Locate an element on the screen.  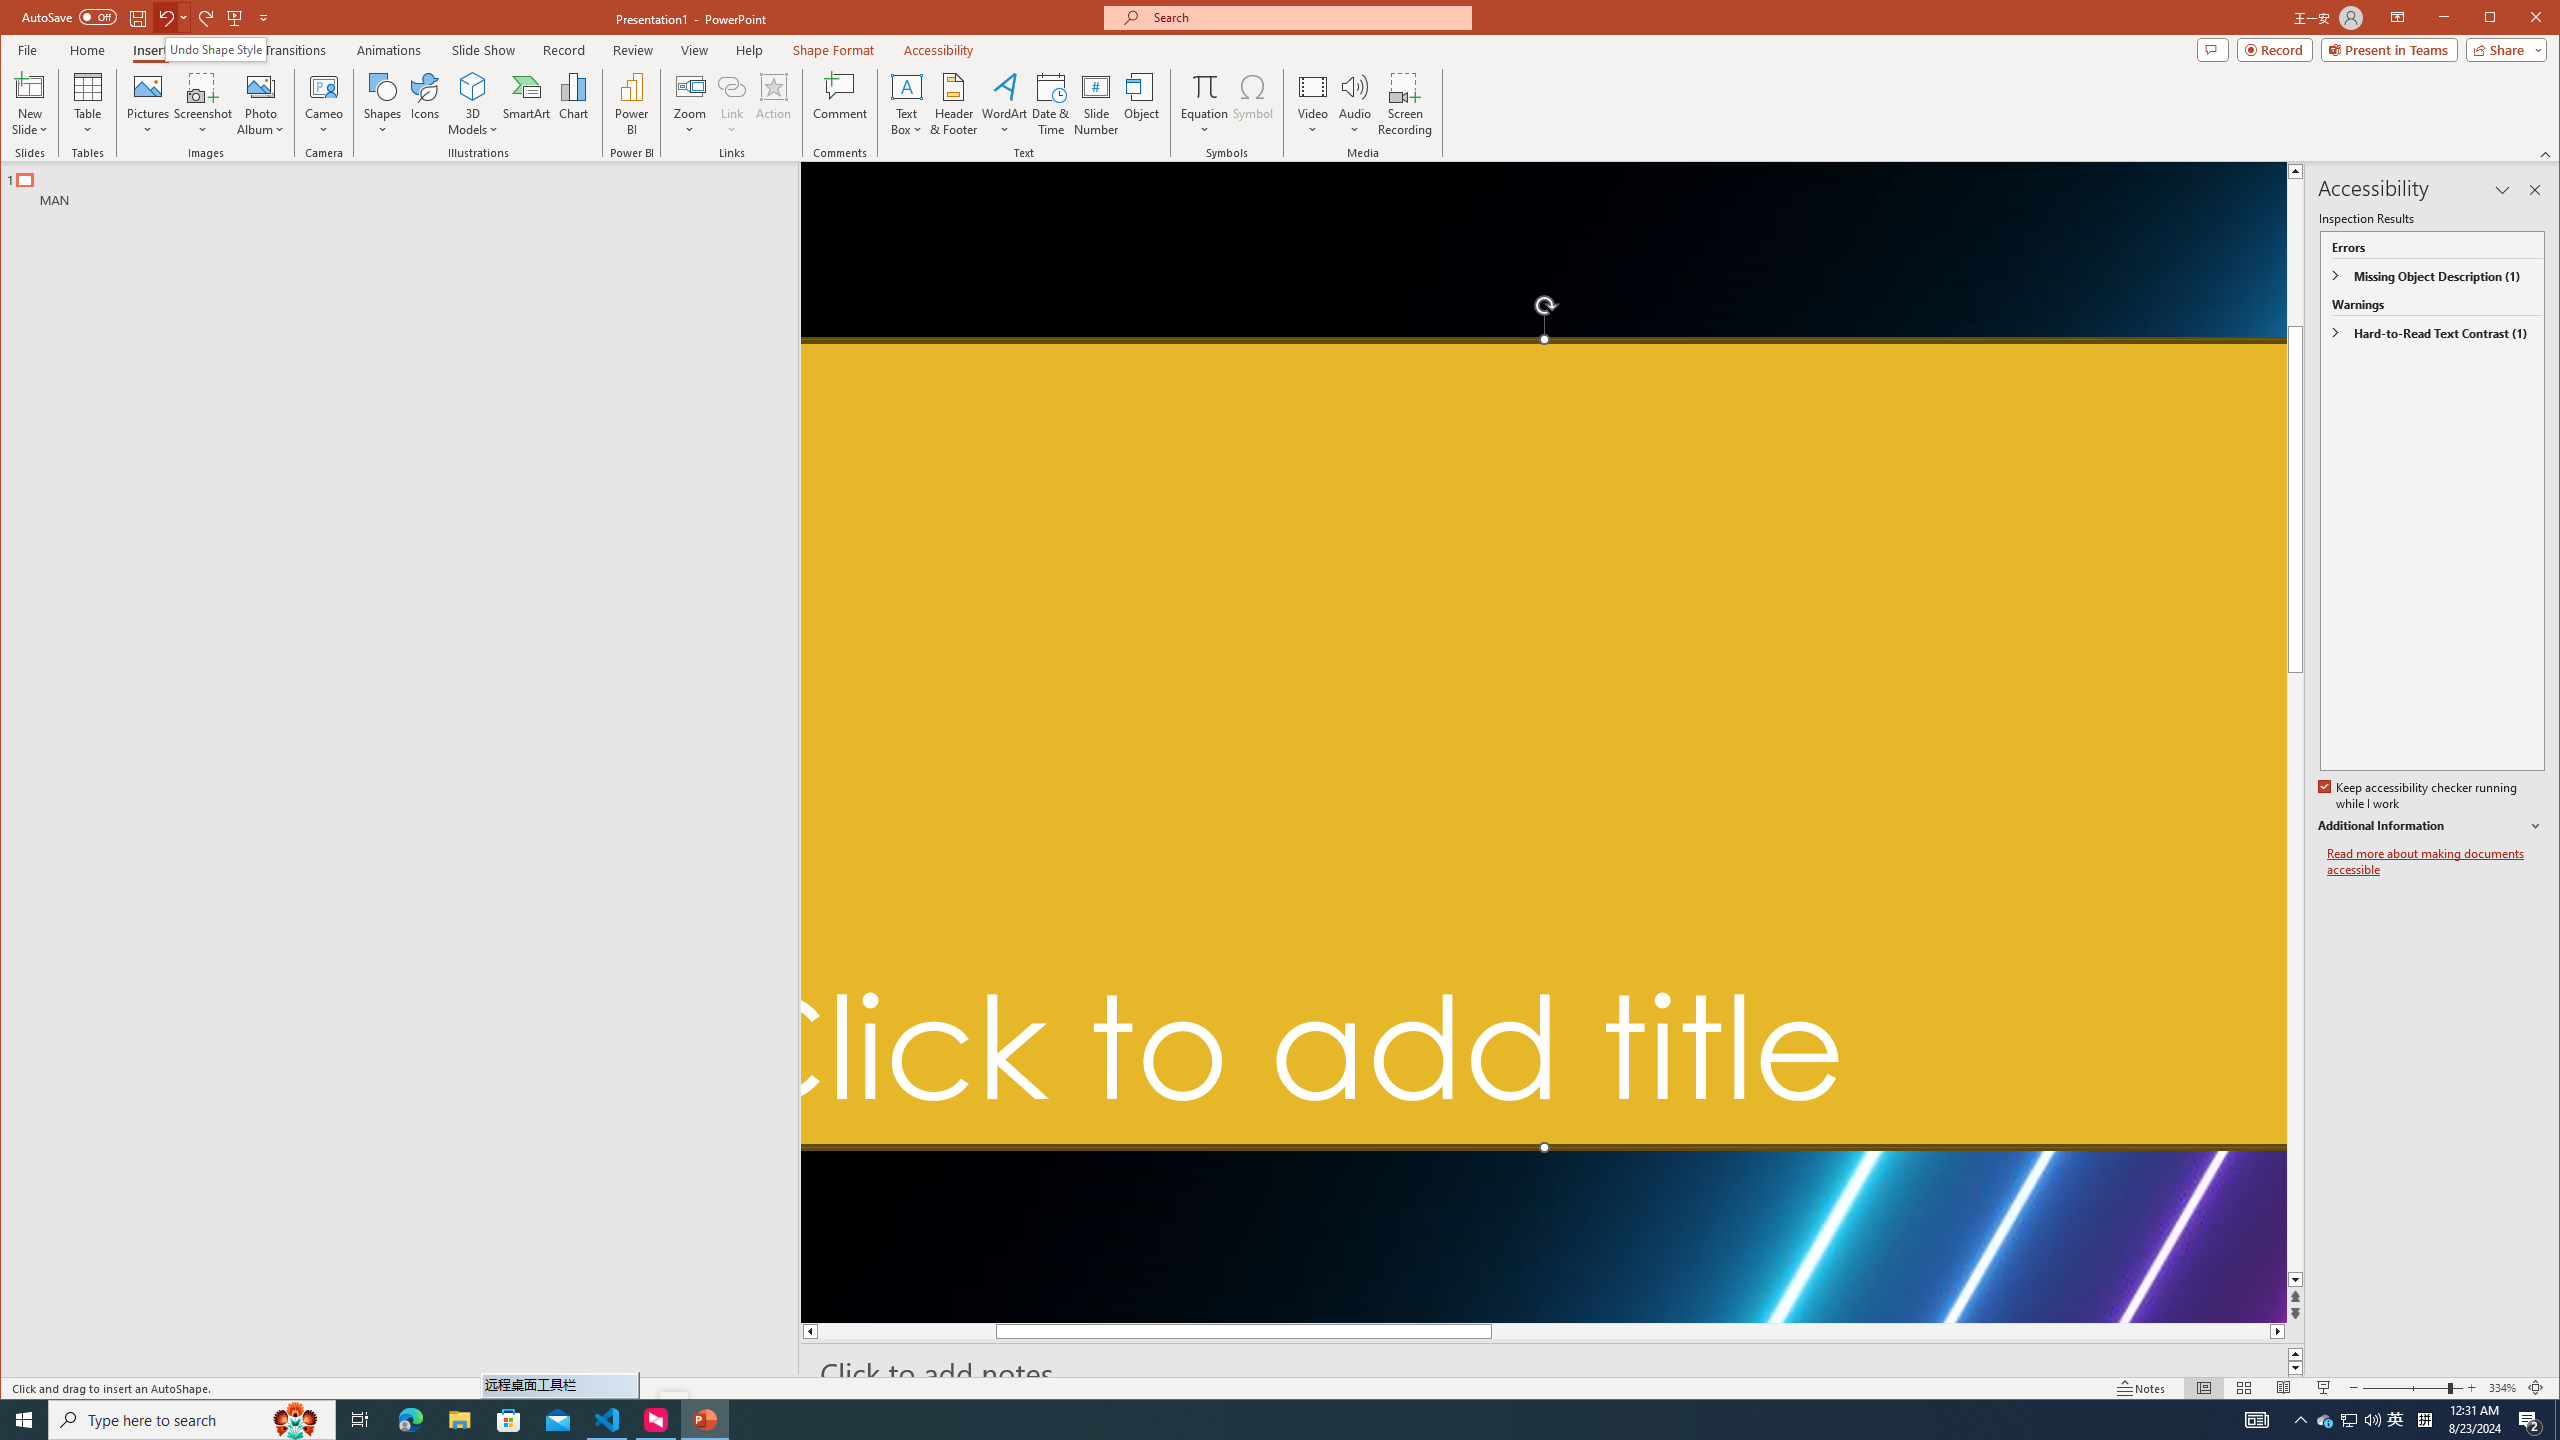
'Notes ' is located at coordinates (2140, 1387).